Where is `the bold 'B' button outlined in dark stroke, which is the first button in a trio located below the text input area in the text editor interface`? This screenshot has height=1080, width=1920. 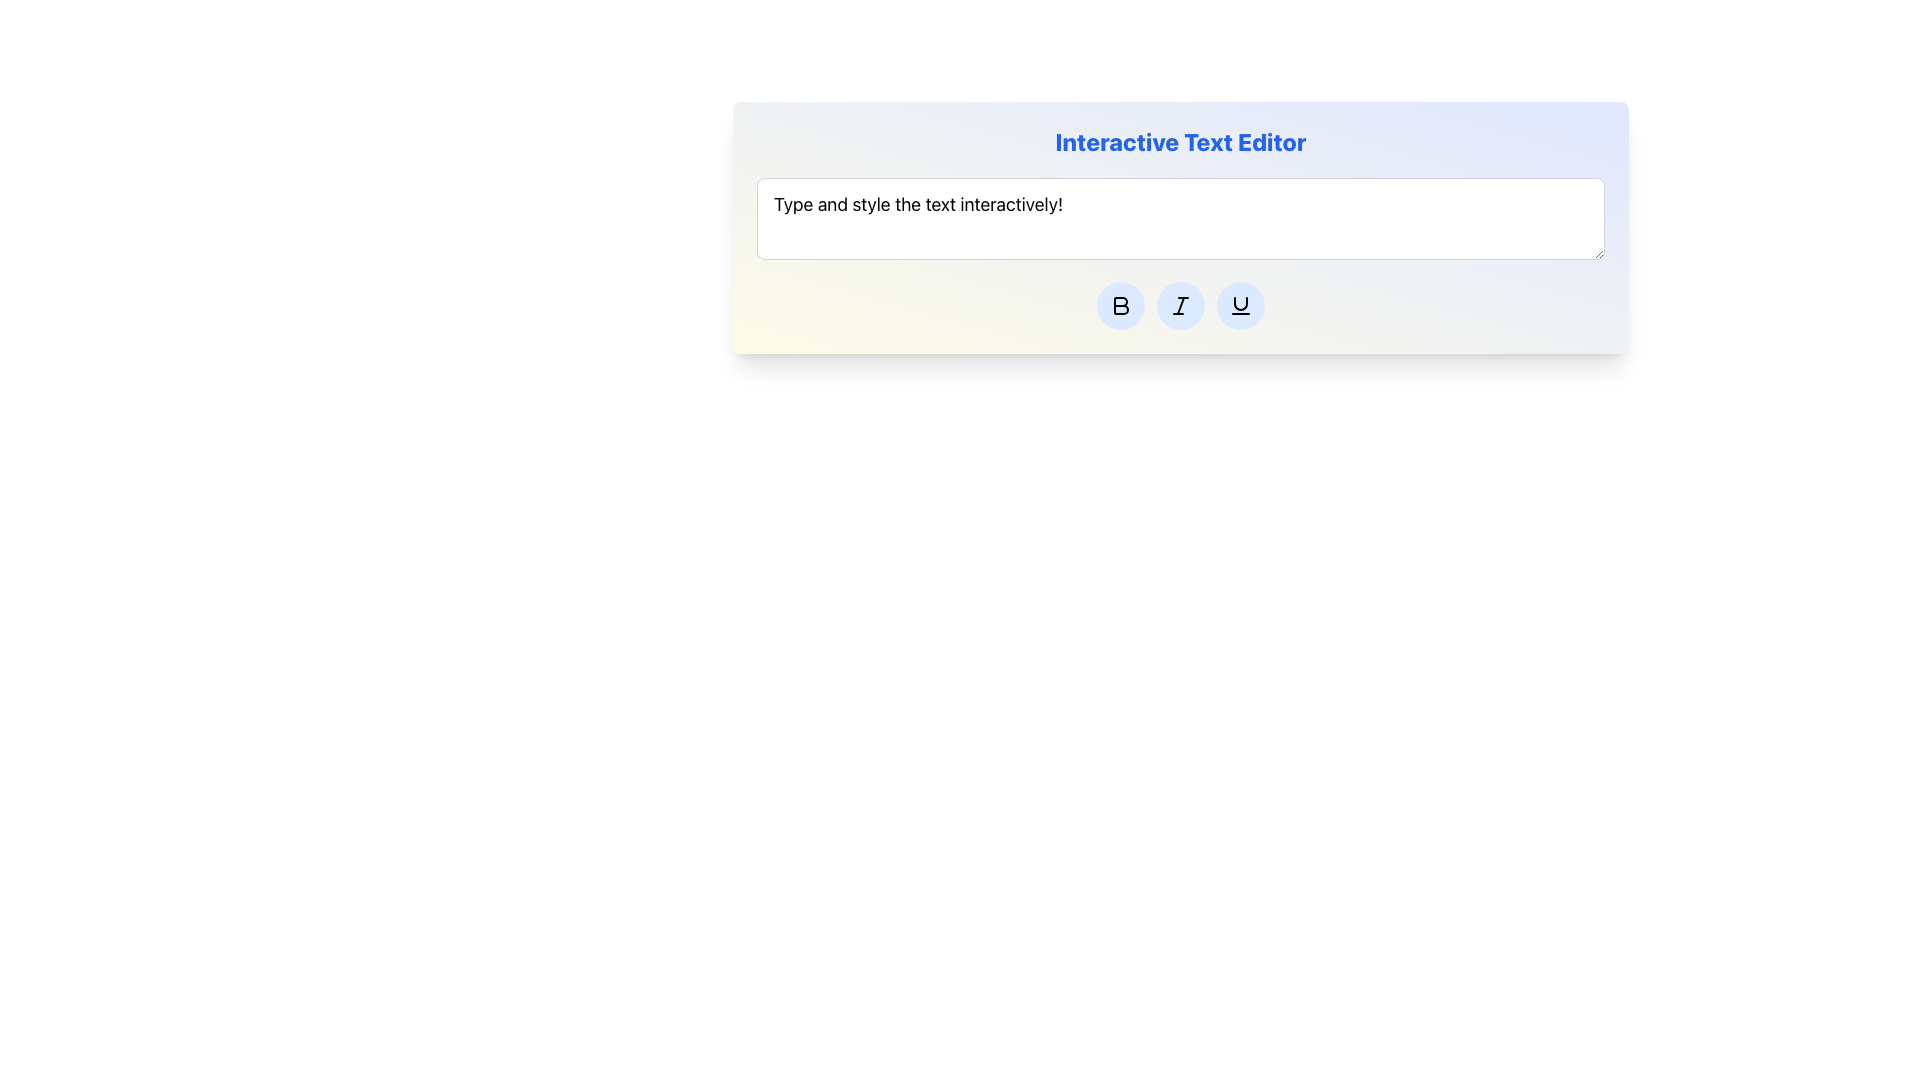
the bold 'B' button outlined in dark stroke, which is the first button in a trio located below the text input area in the text editor interface is located at coordinates (1121, 305).